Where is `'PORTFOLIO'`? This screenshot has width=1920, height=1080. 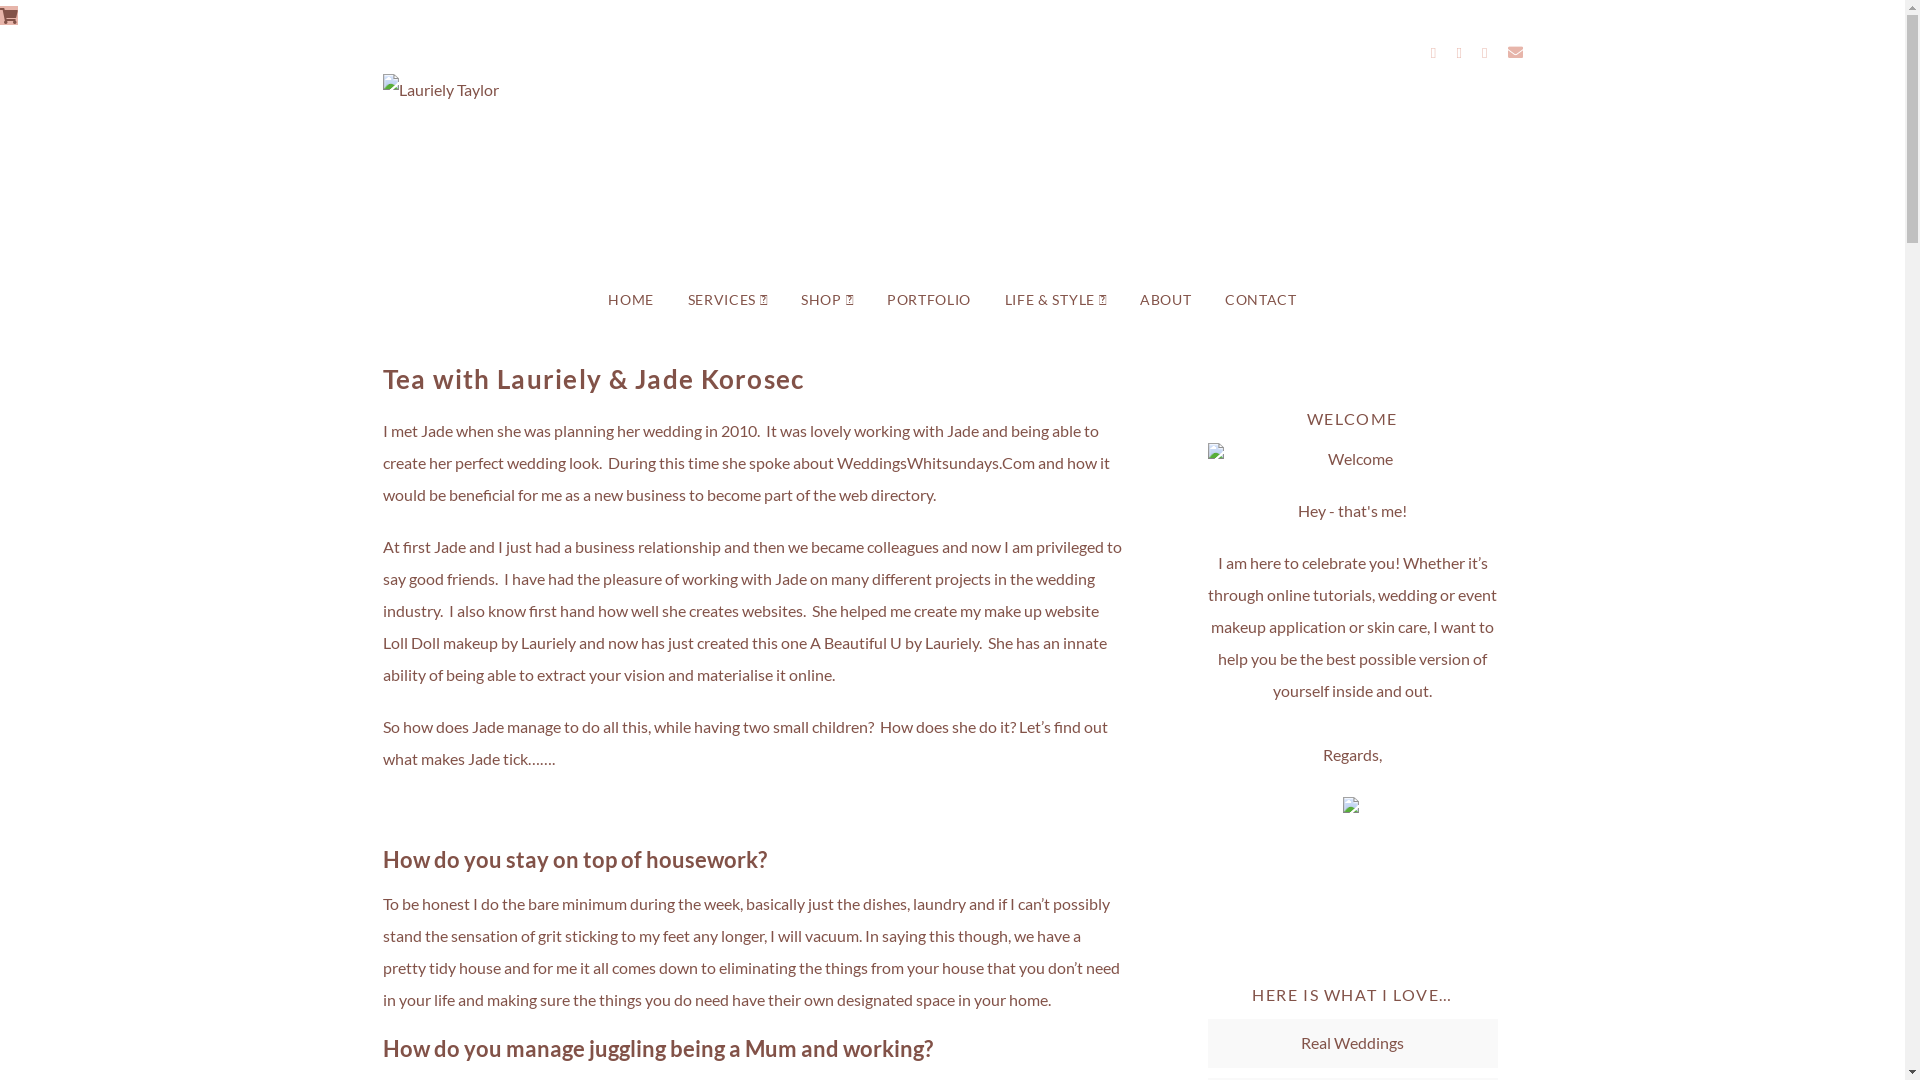
'PORTFOLIO' is located at coordinates (872, 300).